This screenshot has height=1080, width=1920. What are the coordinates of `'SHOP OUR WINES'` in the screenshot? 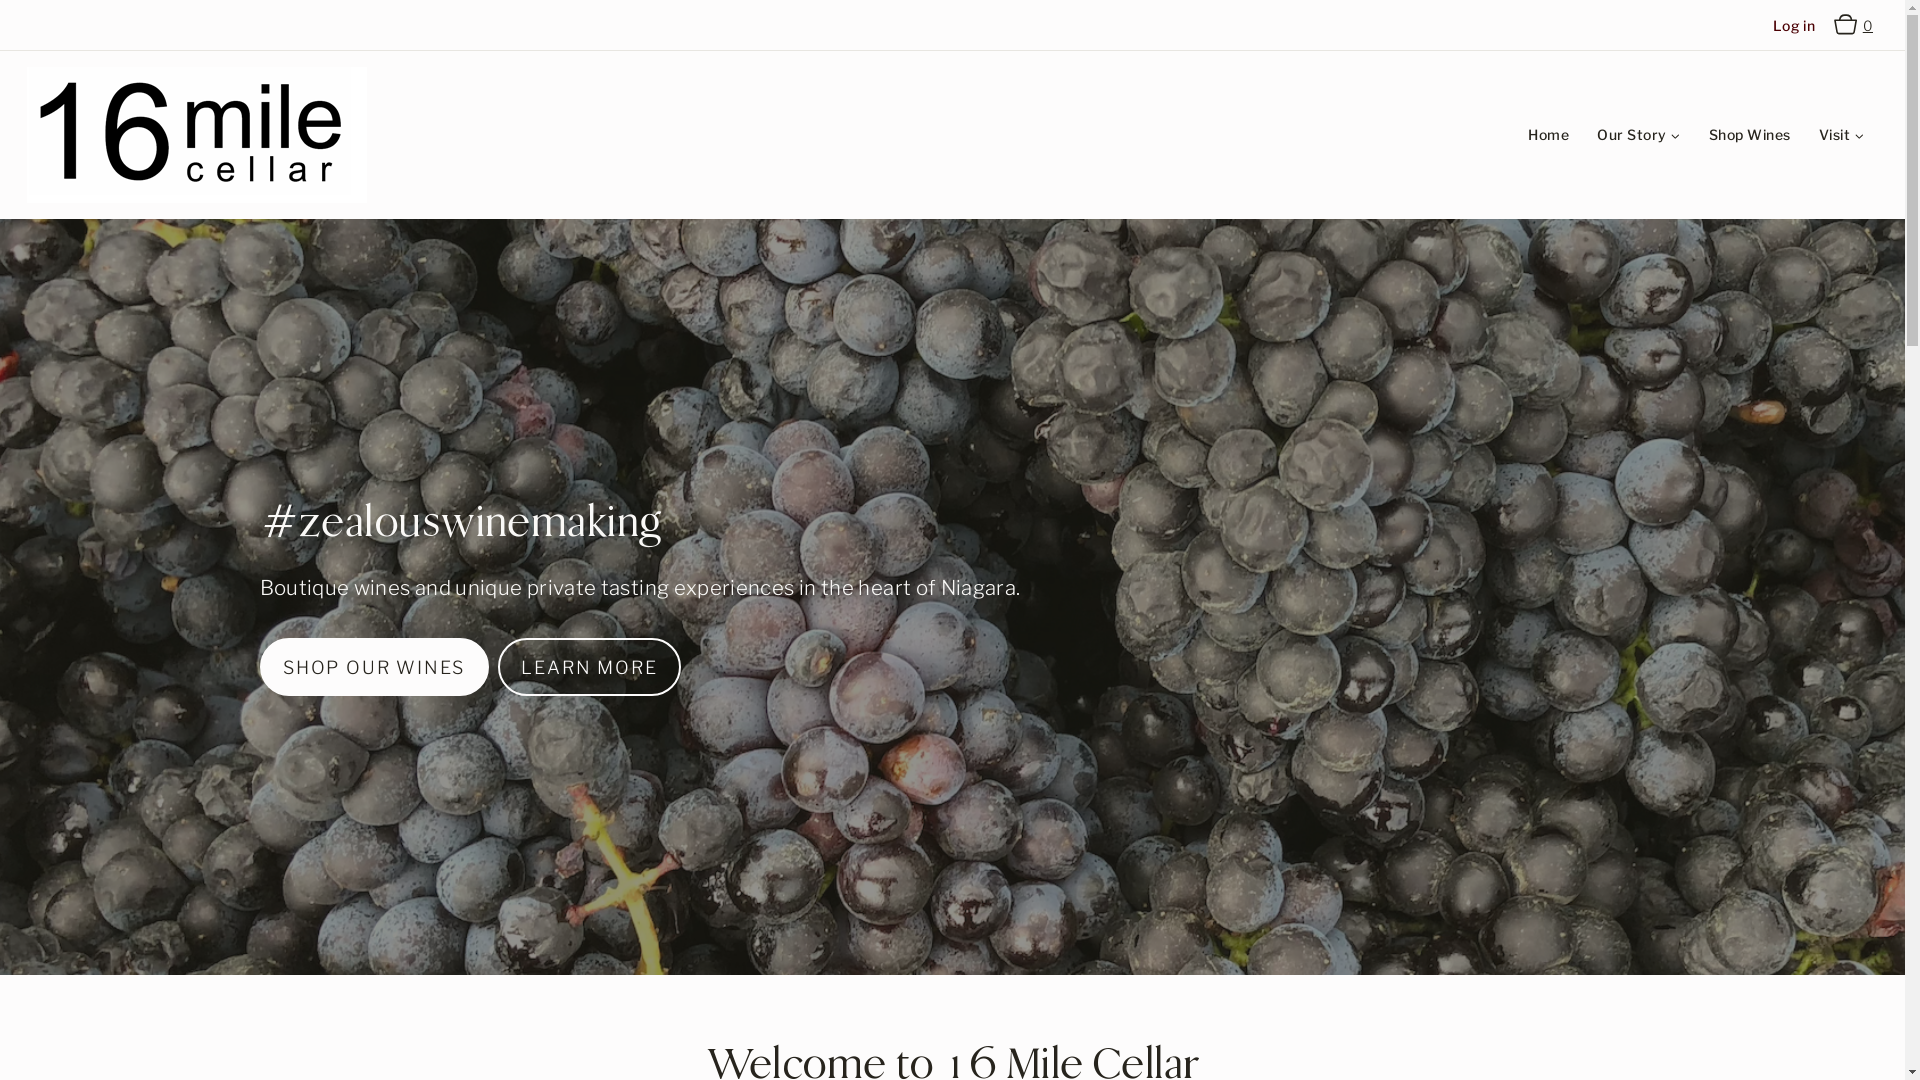 It's located at (374, 667).